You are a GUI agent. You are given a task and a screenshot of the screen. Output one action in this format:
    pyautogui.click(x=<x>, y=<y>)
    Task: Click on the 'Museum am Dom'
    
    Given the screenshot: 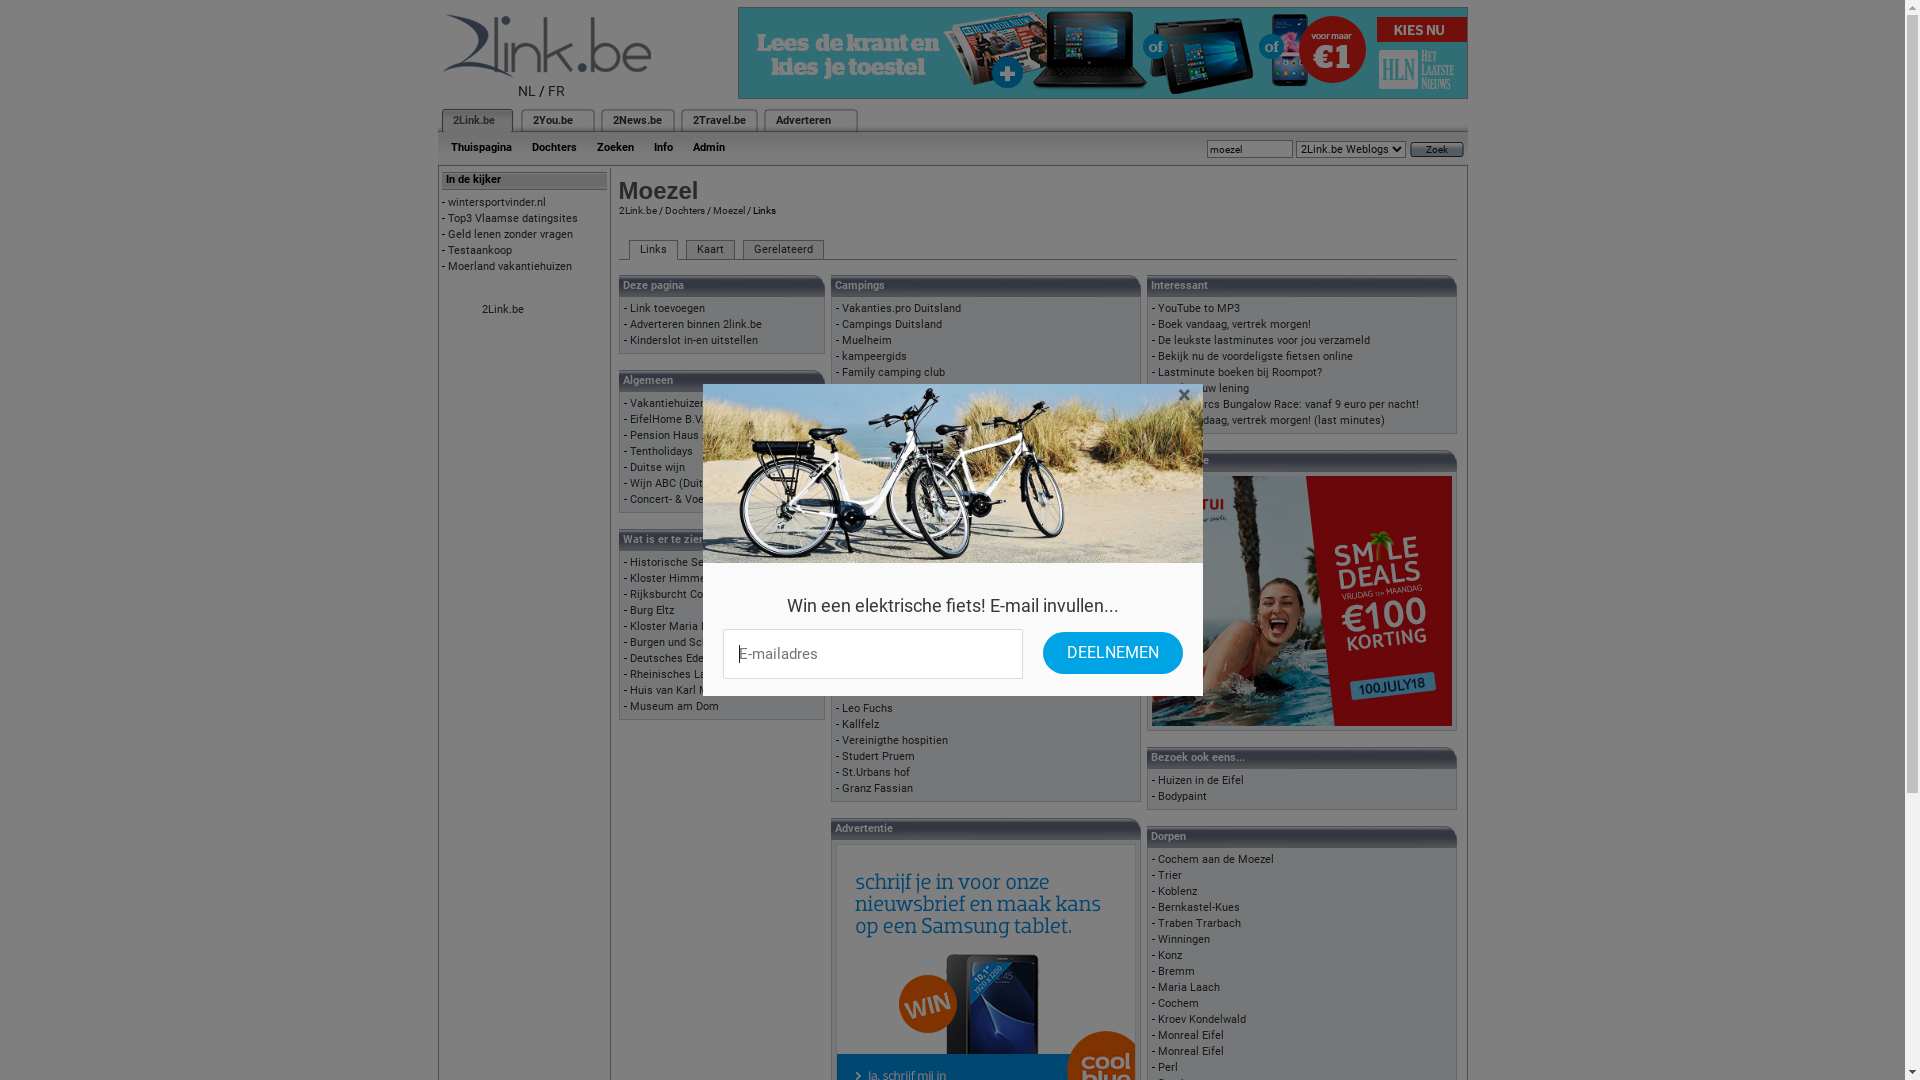 What is the action you would take?
    pyautogui.click(x=674, y=705)
    